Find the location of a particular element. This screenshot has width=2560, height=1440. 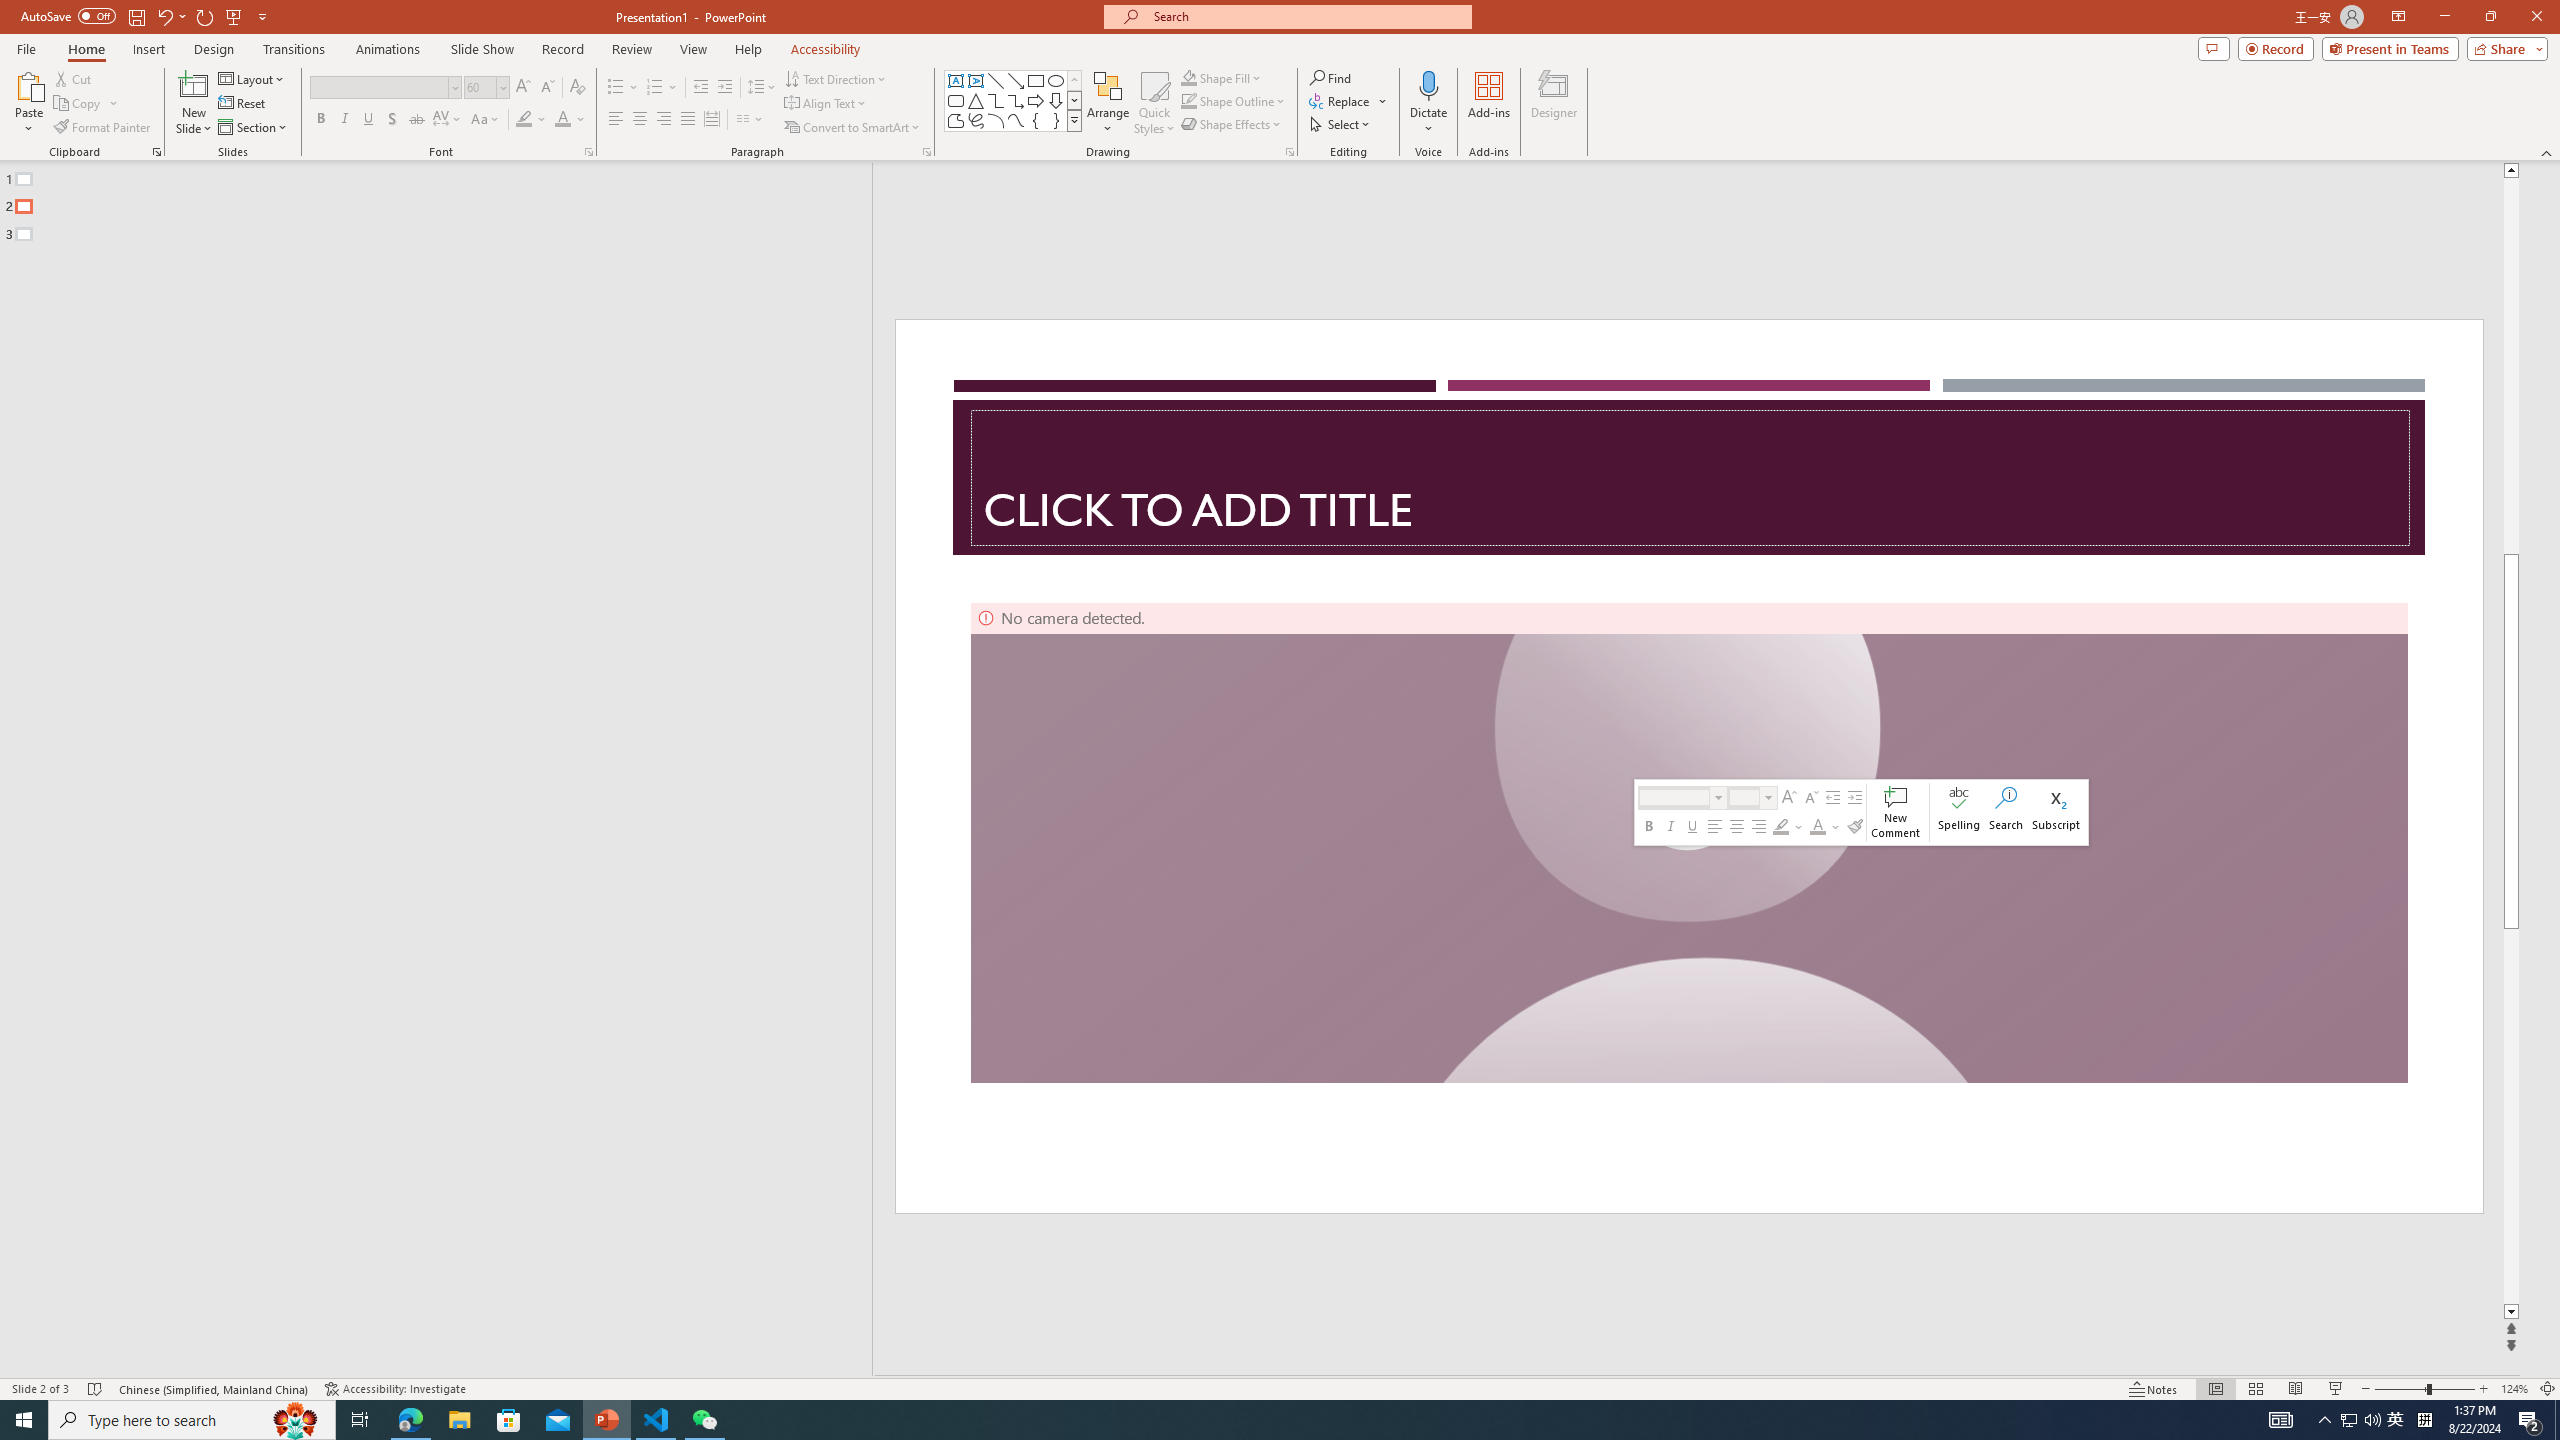

'Font' is located at coordinates (378, 87).